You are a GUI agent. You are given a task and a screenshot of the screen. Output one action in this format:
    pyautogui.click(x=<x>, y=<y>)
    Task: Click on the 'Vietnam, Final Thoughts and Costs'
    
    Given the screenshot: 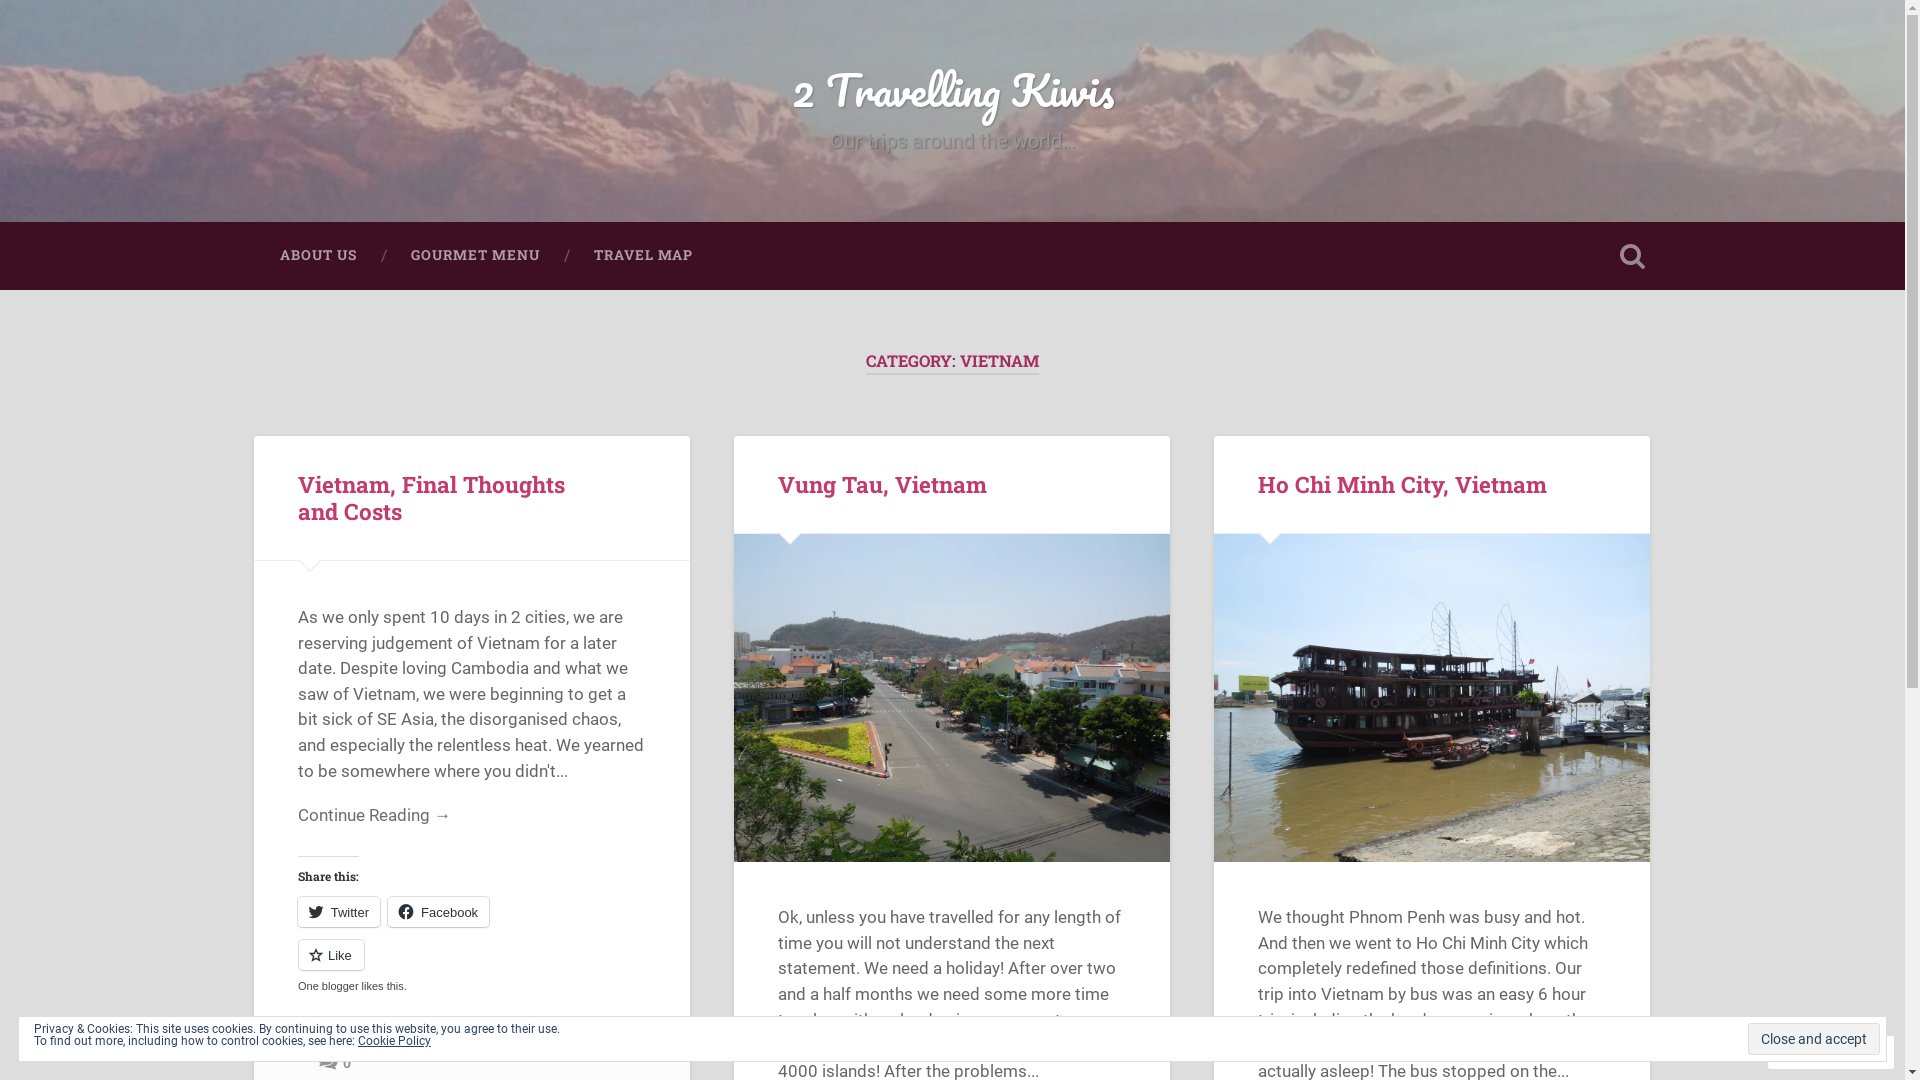 What is the action you would take?
    pyautogui.click(x=430, y=496)
    